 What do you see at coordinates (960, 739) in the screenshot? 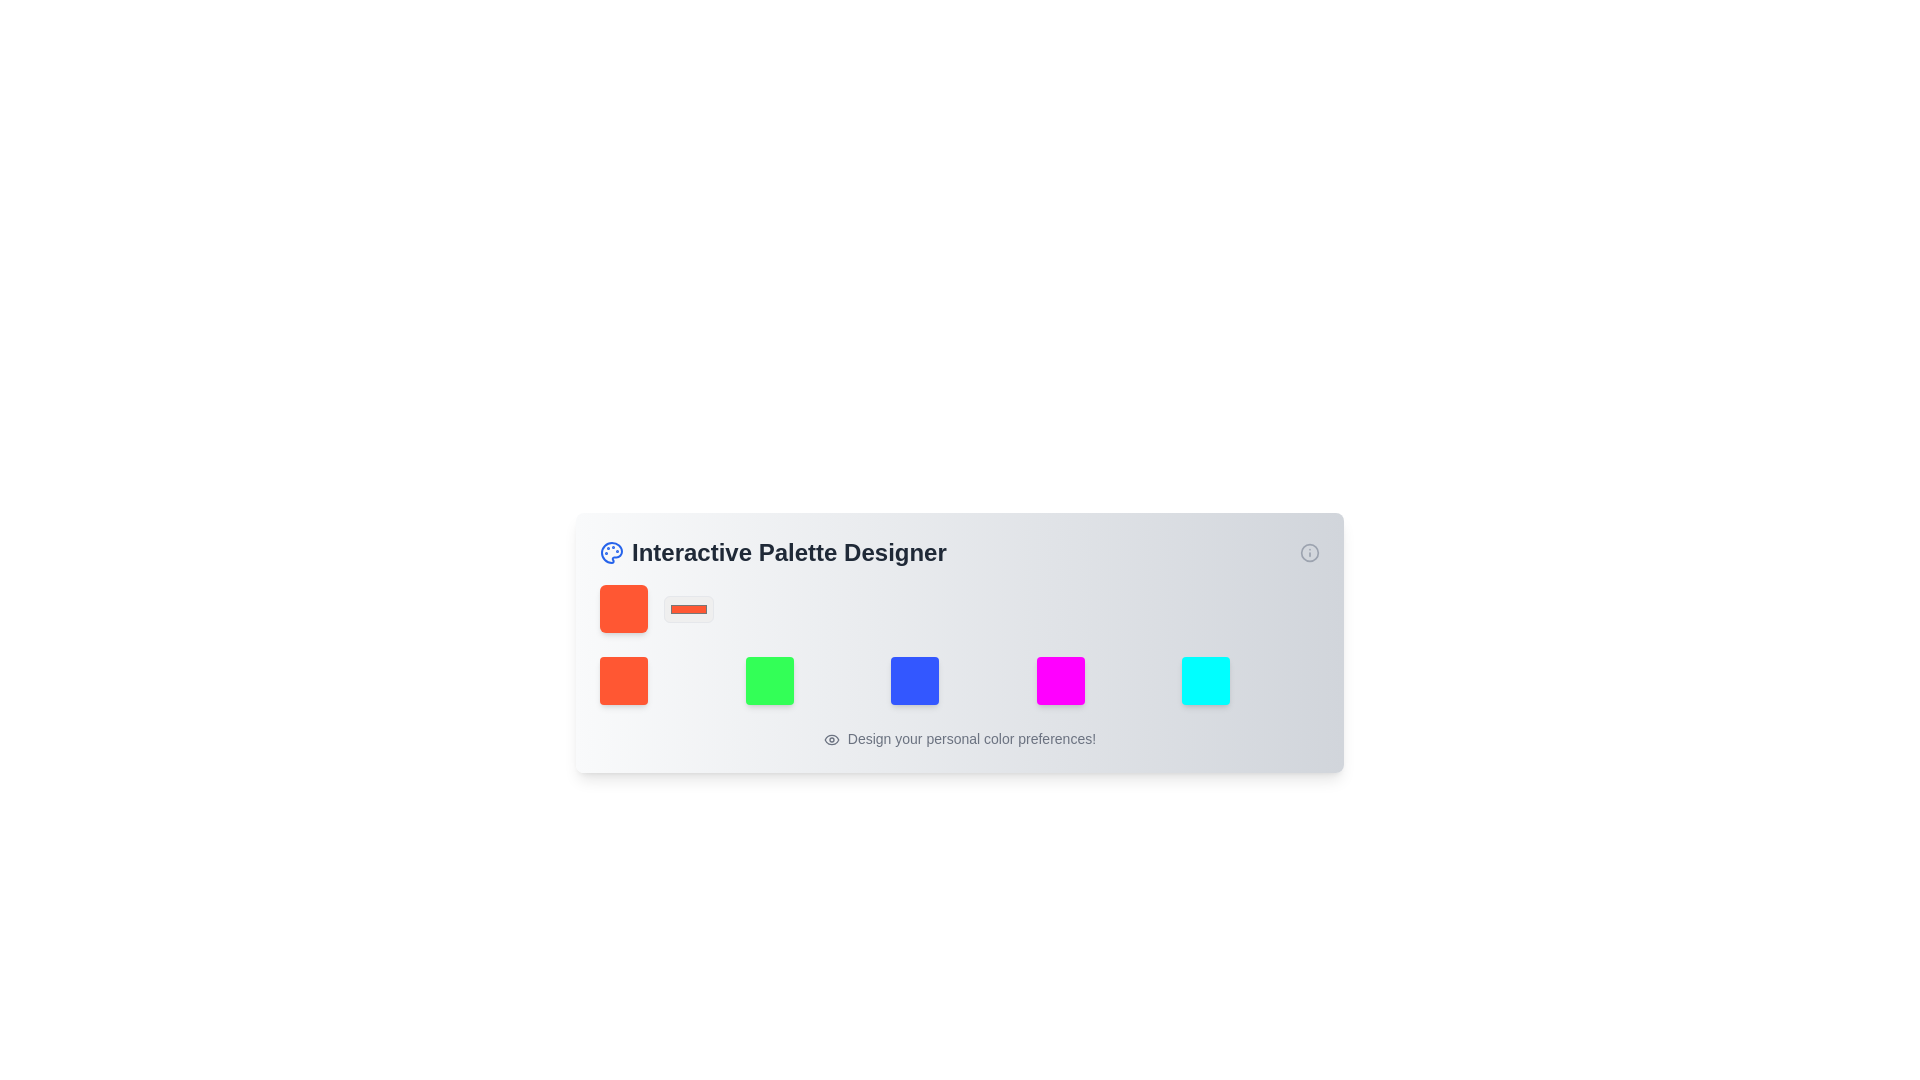
I see `the text label that says 'Design your personal color preferences!' located at the bottom of the 'Interactive Palette Designer' card layout` at bounding box center [960, 739].